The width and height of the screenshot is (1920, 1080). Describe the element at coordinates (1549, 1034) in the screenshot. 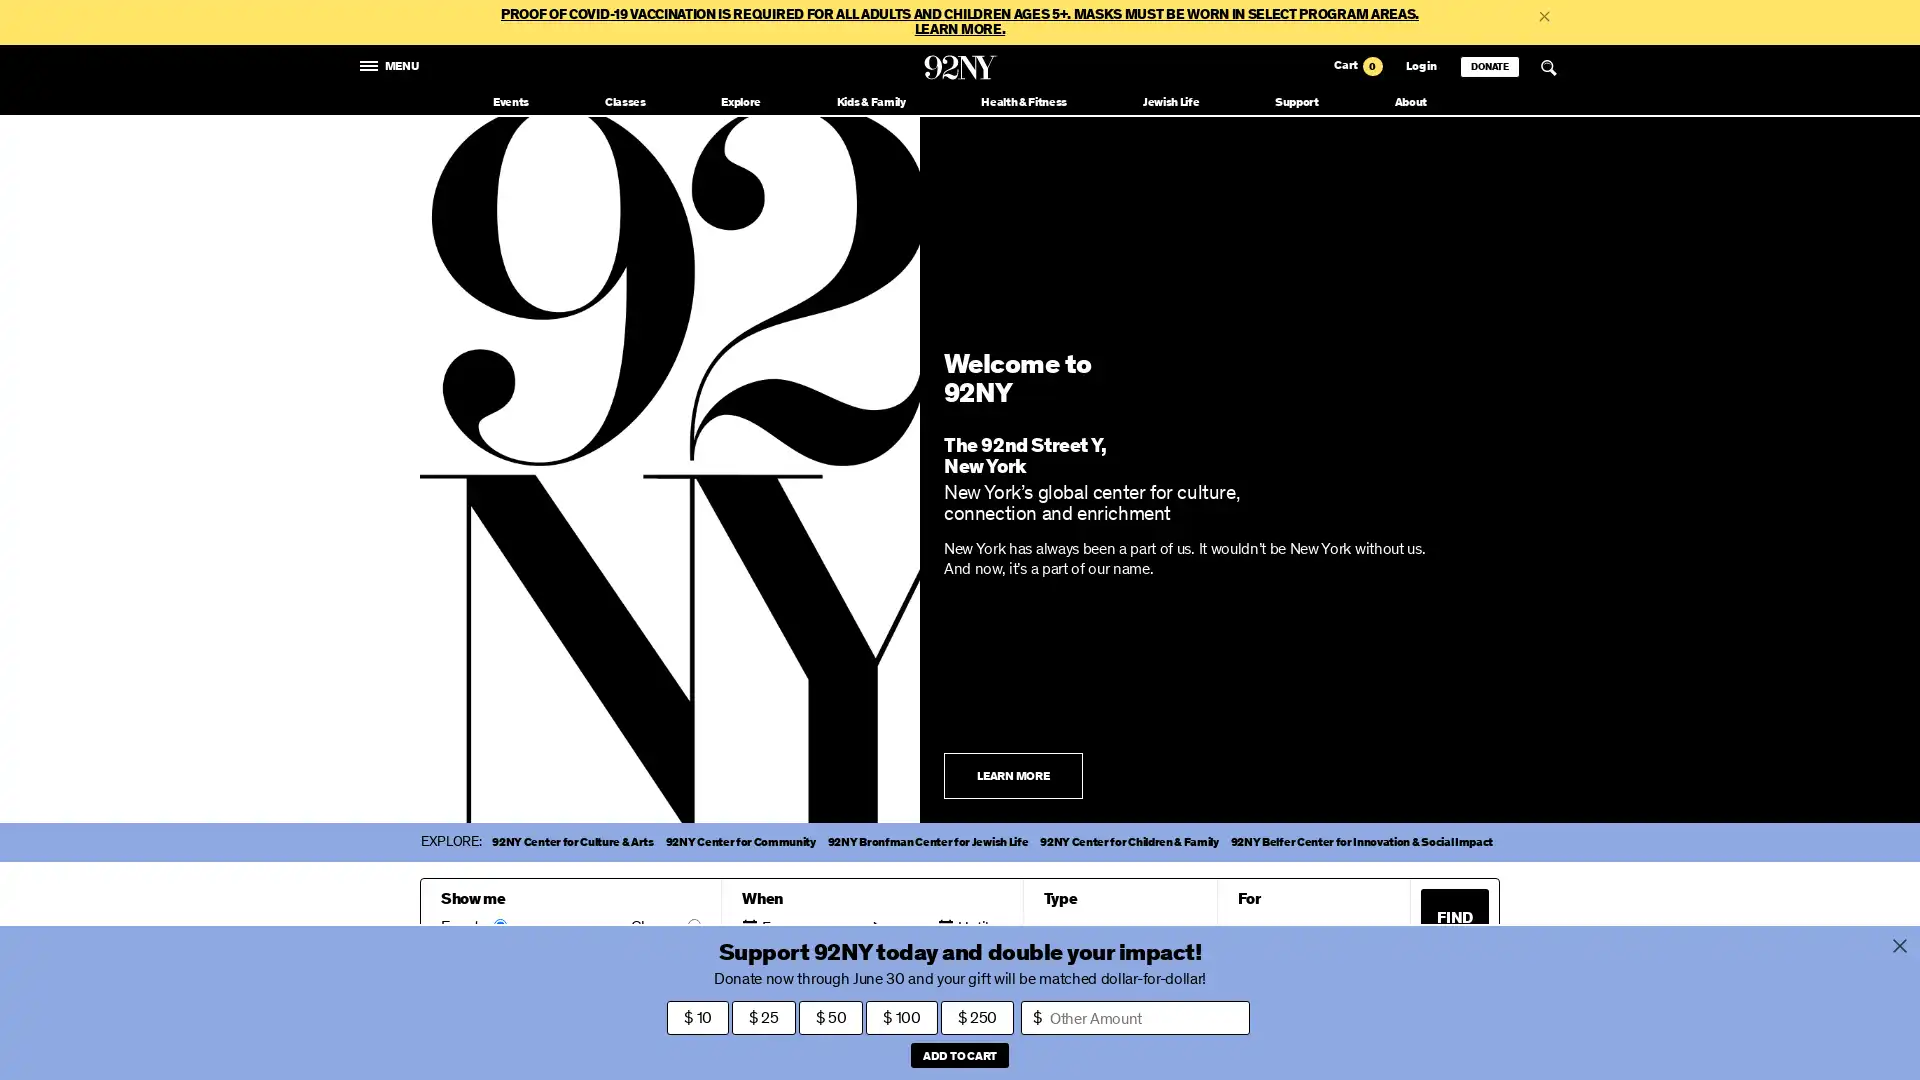

I see `Close Email Signup` at that location.